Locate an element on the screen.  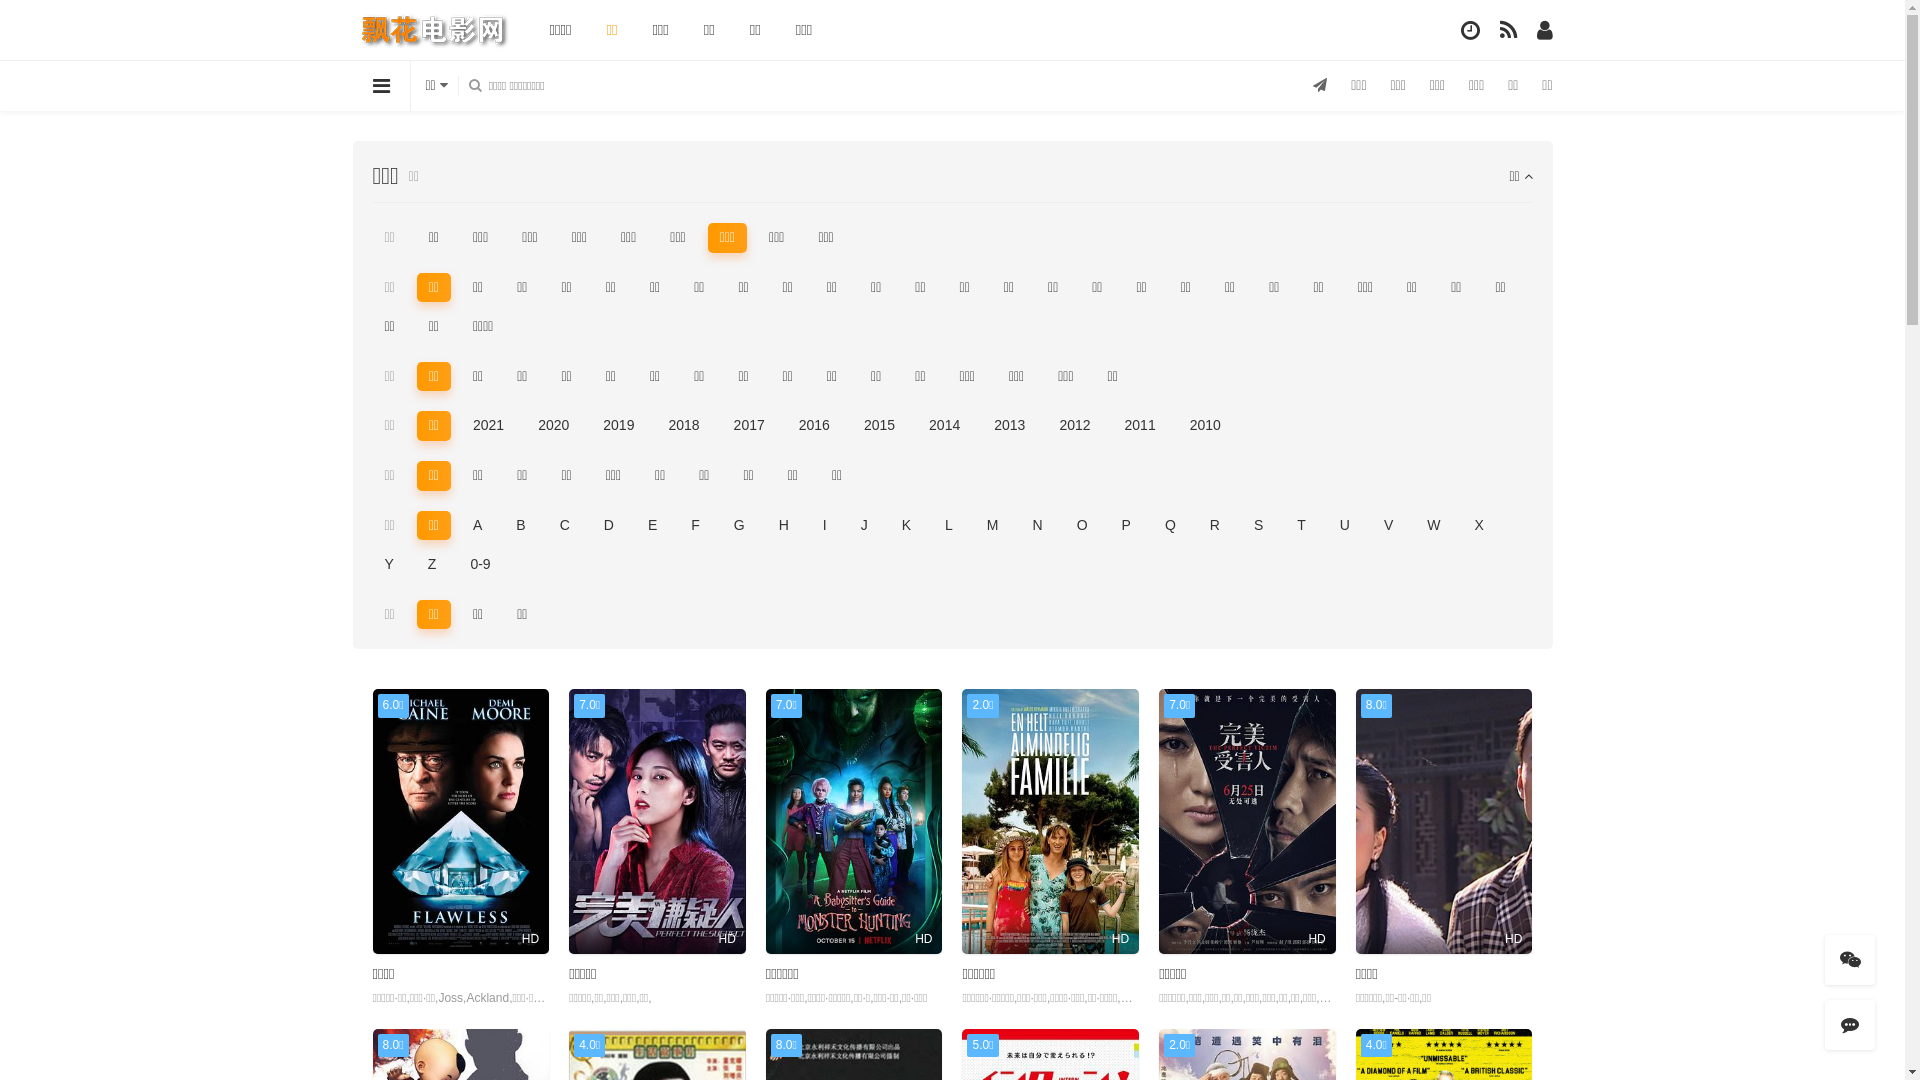
'Q' is located at coordinates (1170, 524).